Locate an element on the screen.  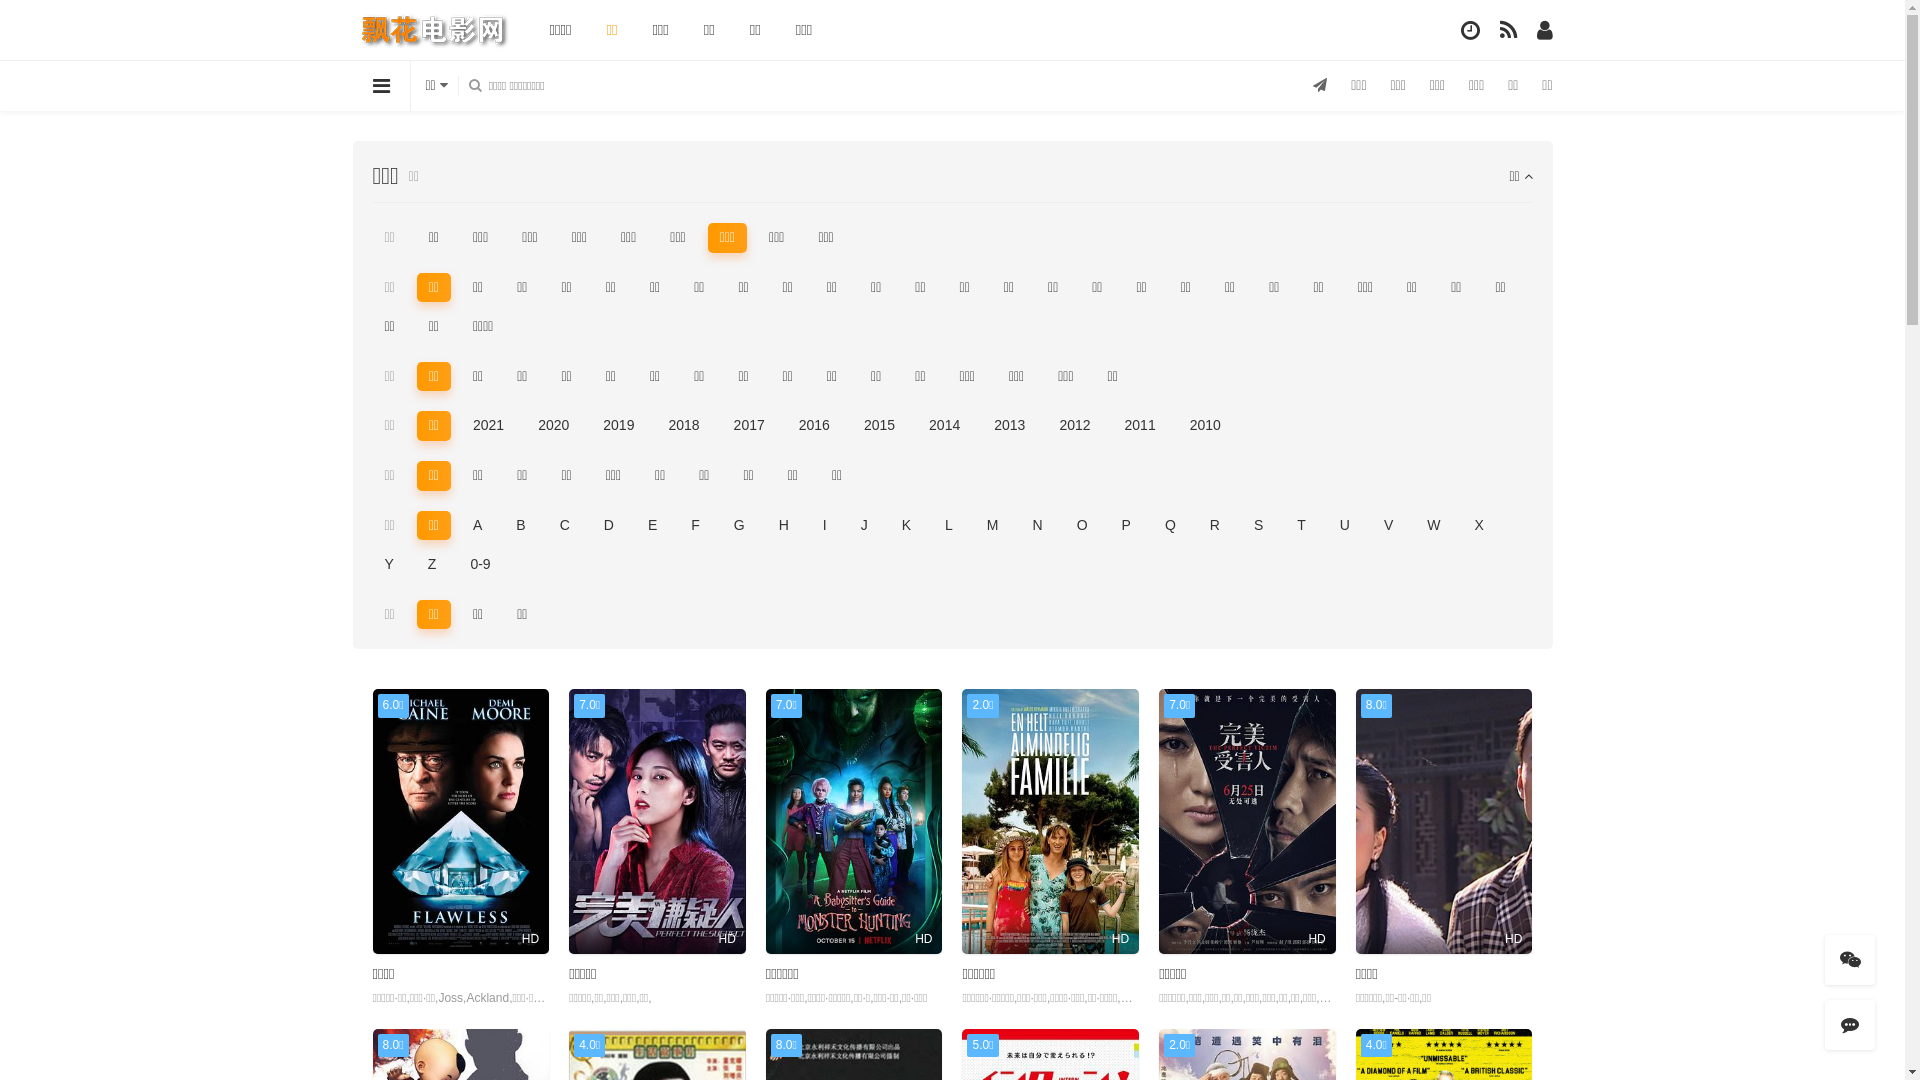
'Q' is located at coordinates (1170, 524).